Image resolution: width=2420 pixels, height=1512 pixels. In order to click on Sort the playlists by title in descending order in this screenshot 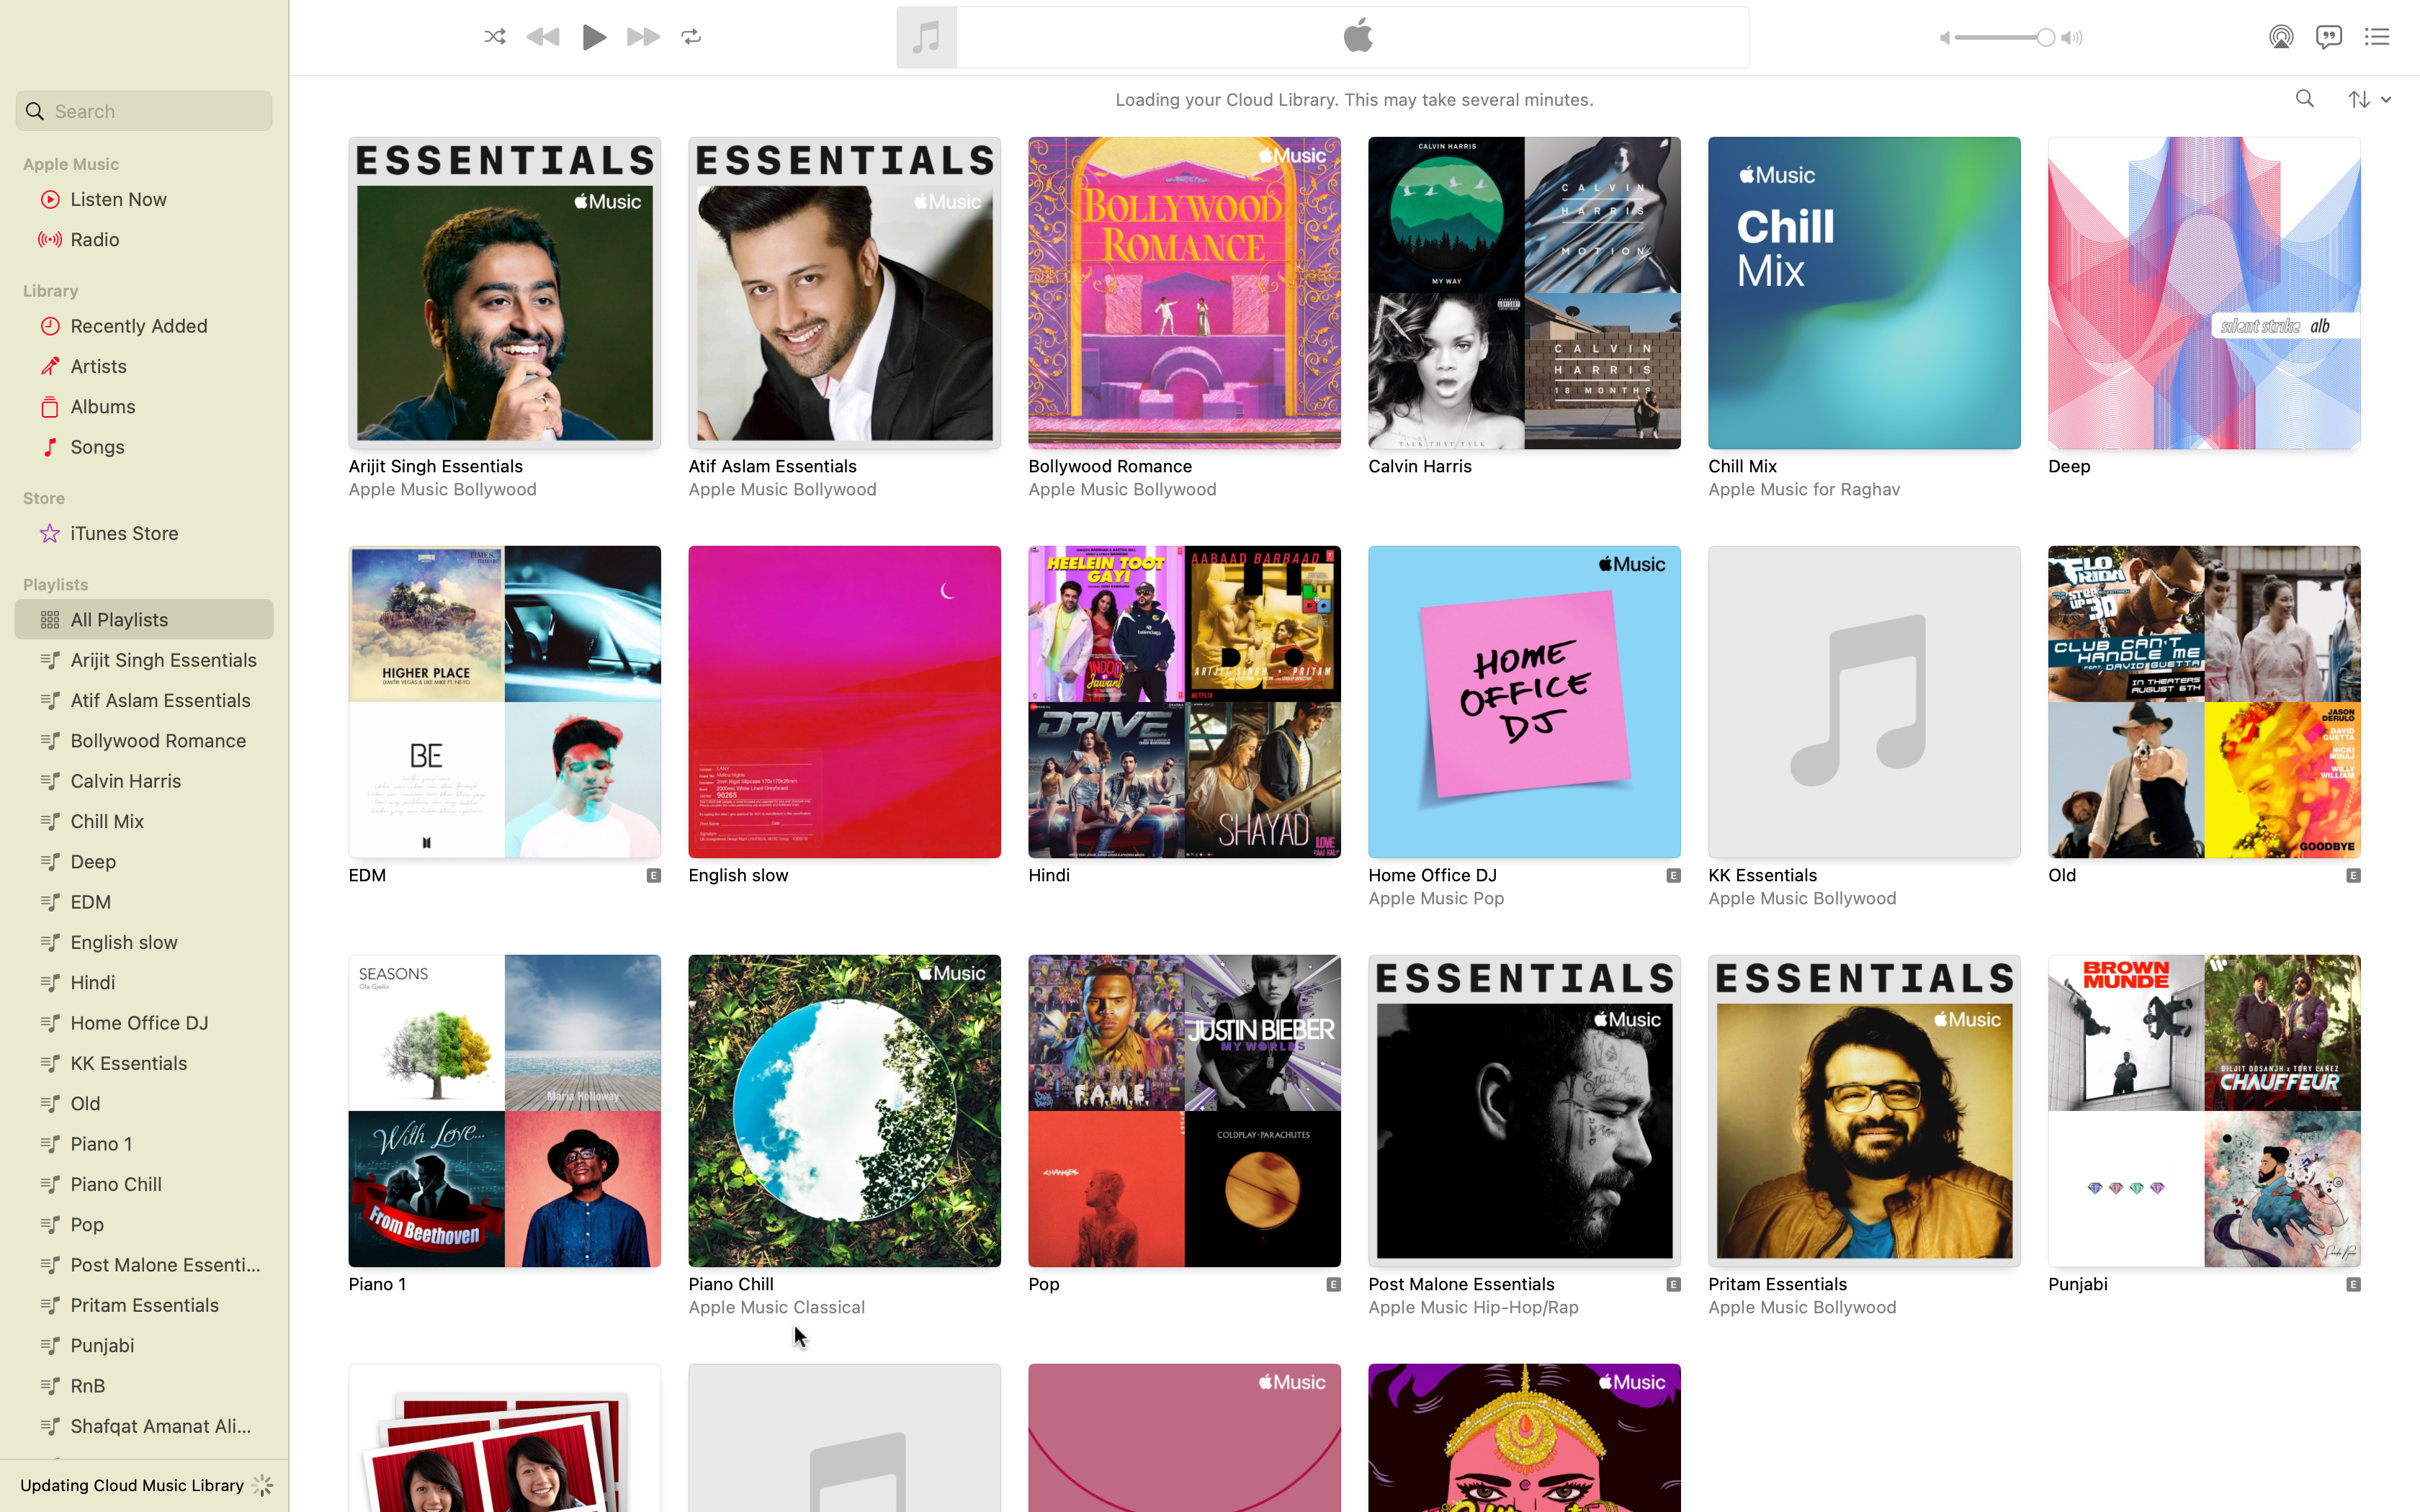, I will do `click(2368, 97)`.